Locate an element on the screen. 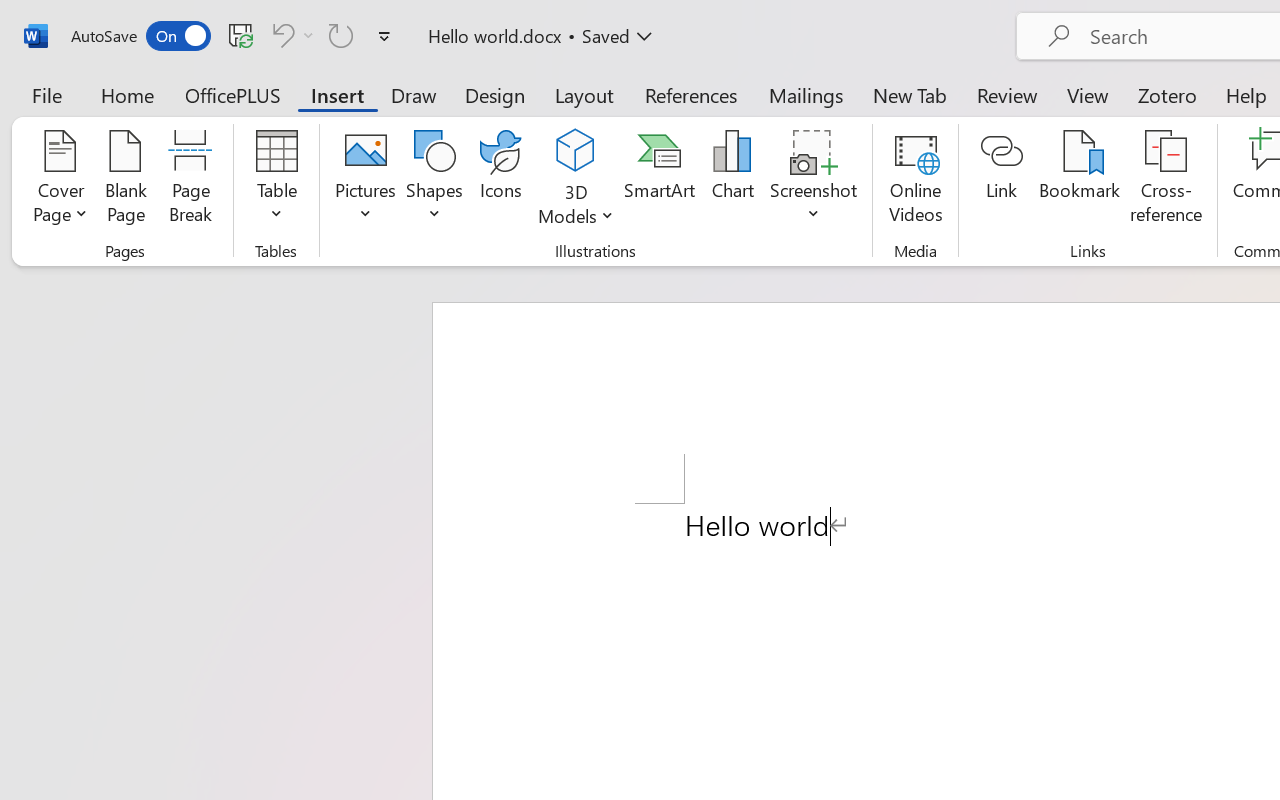  'Bookmark...' is located at coordinates (1078, 179).